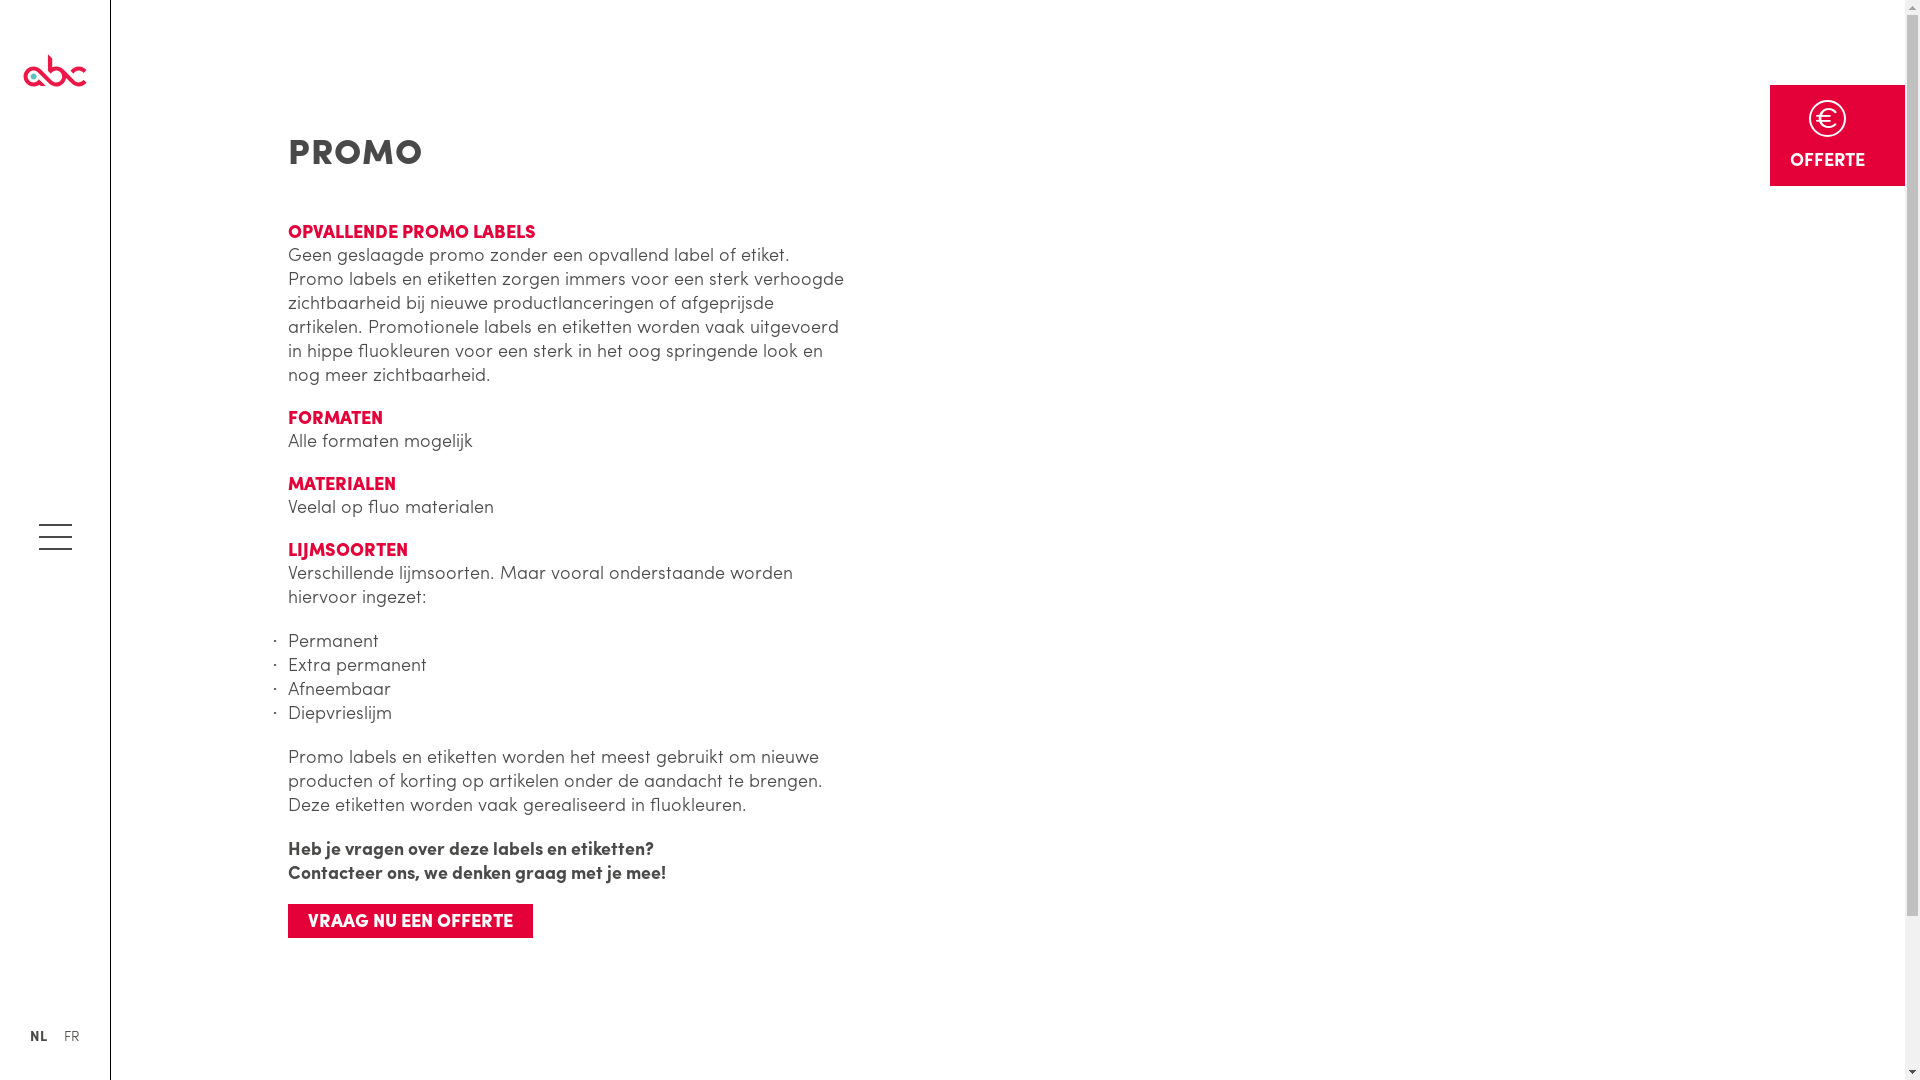  What do you see at coordinates (72, 1034) in the screenshot?
I see `'FR'` at bounding box center [72, 1034].